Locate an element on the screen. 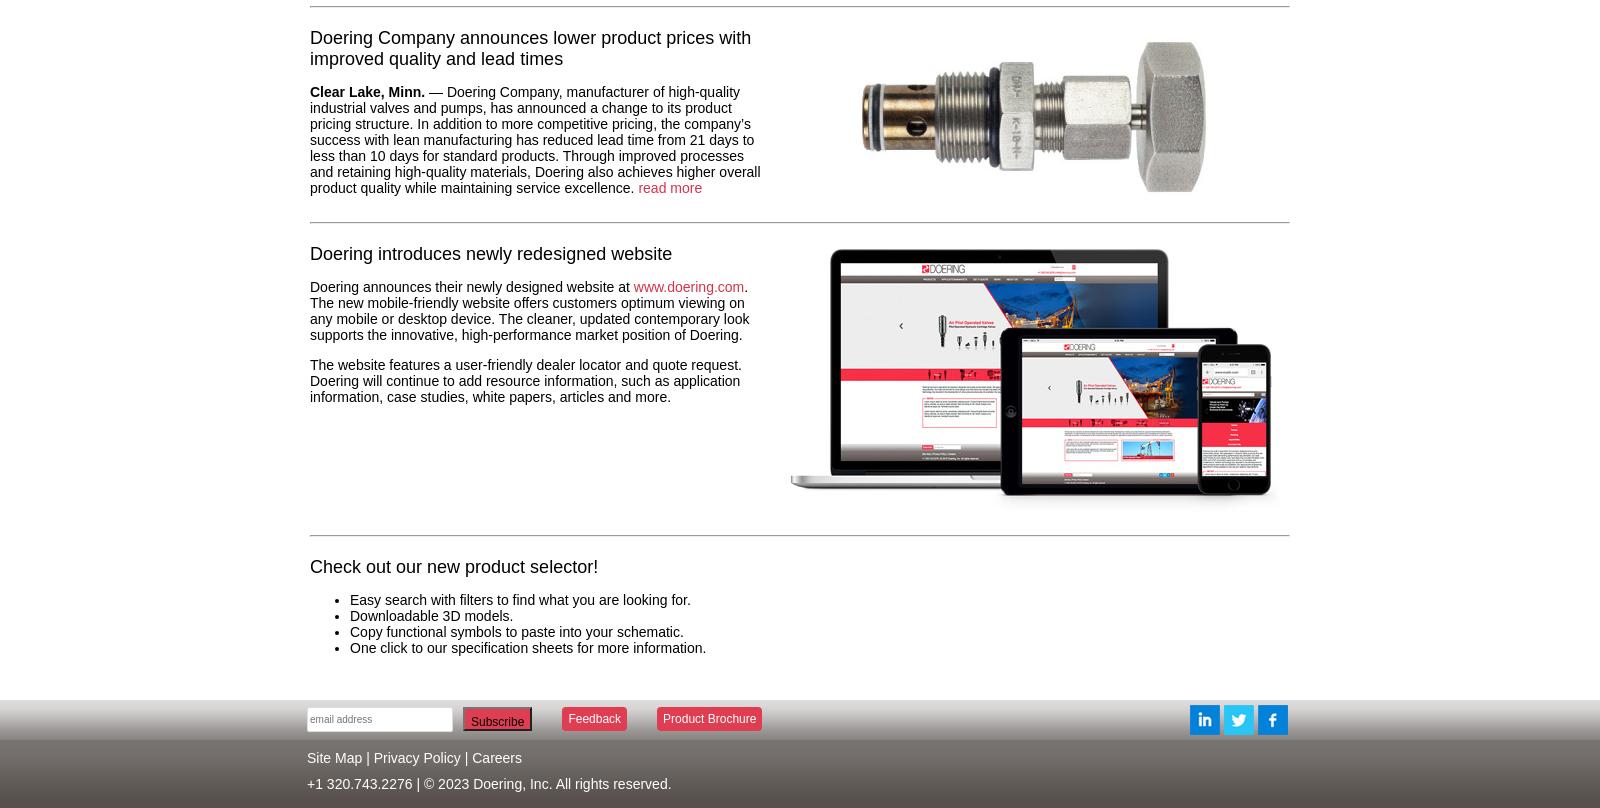 The width and height of the screenshot is (1600, 808). '. The new mobile-friendly website offers customers optimum viewing on any mobile or desktop device. The cleaner, updated contemporary look supports the innovative, high-performance market position of Doering.' is located at coordinates (528, 309).